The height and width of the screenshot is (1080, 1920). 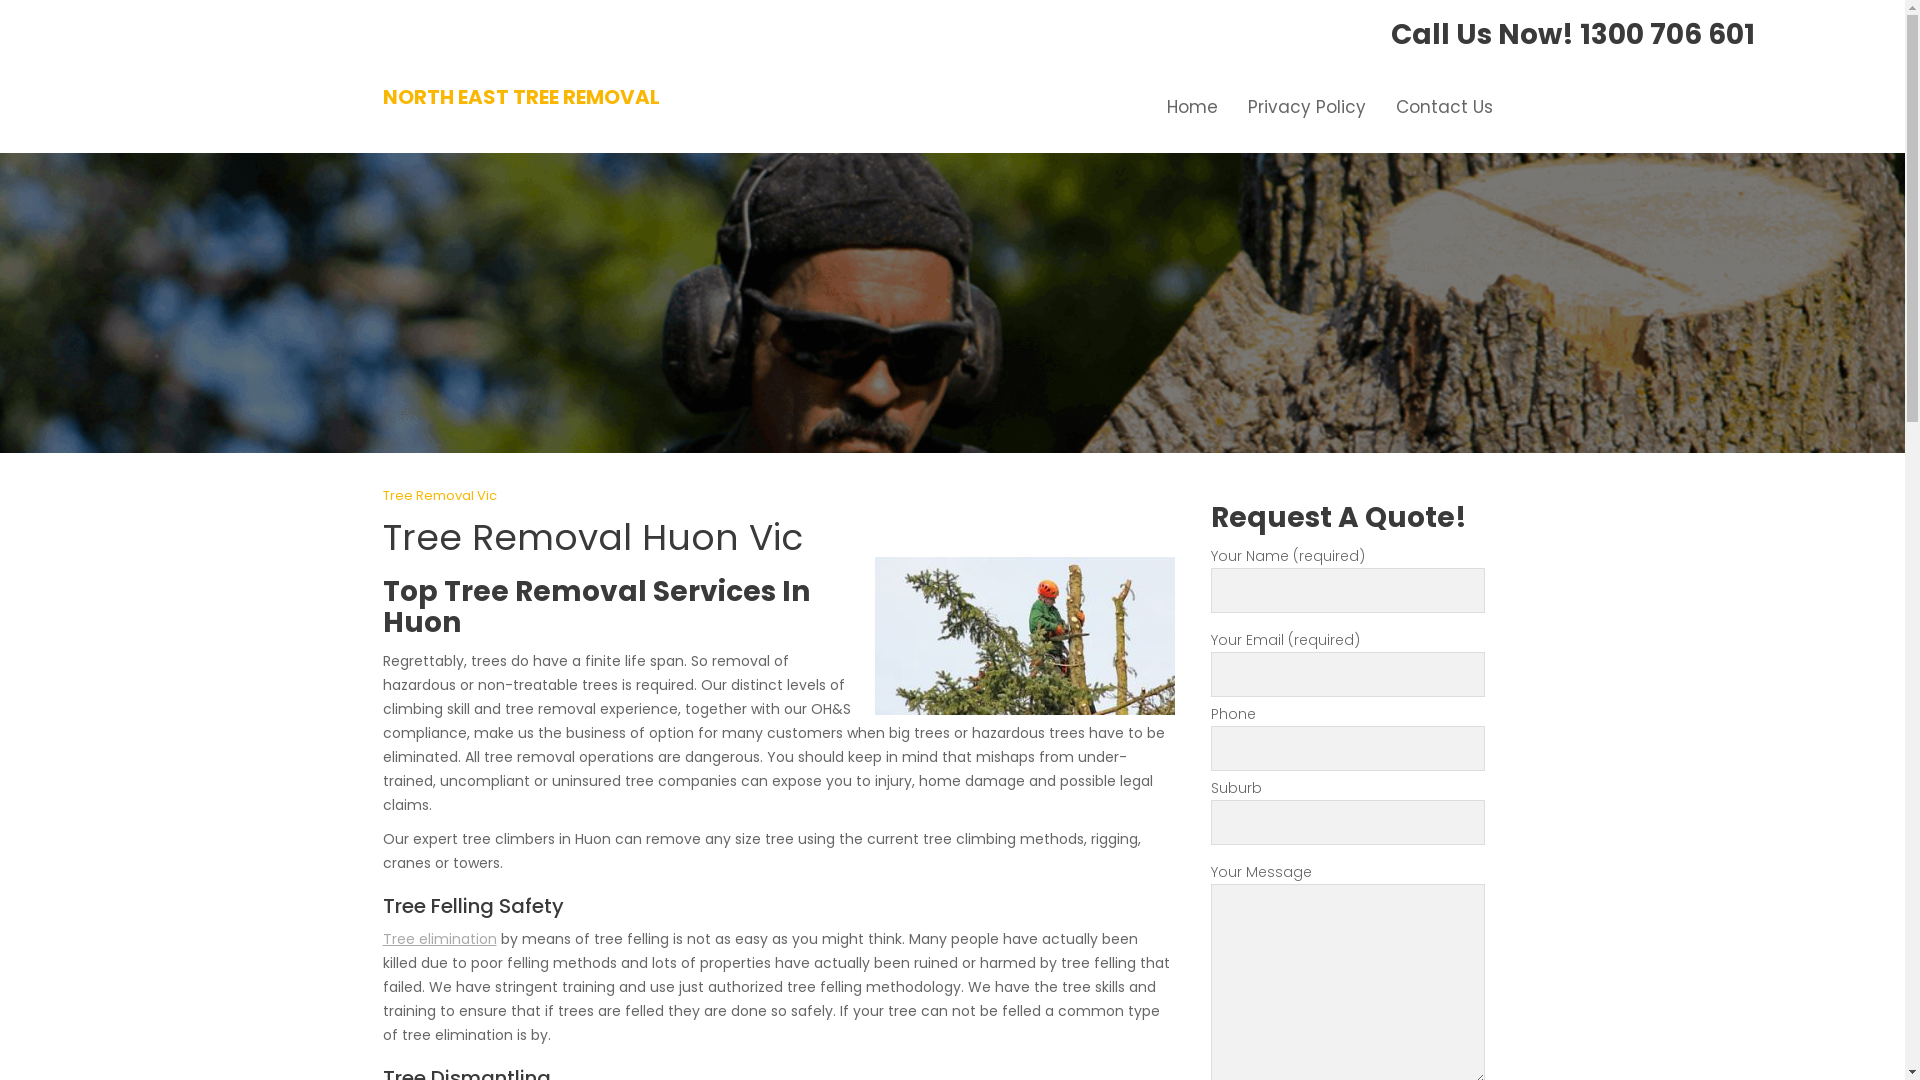 What do you see at coordinates (437, 495) in the screenshot?
I see `'Tree Removal Vic'` at bounding box center [437, 495].